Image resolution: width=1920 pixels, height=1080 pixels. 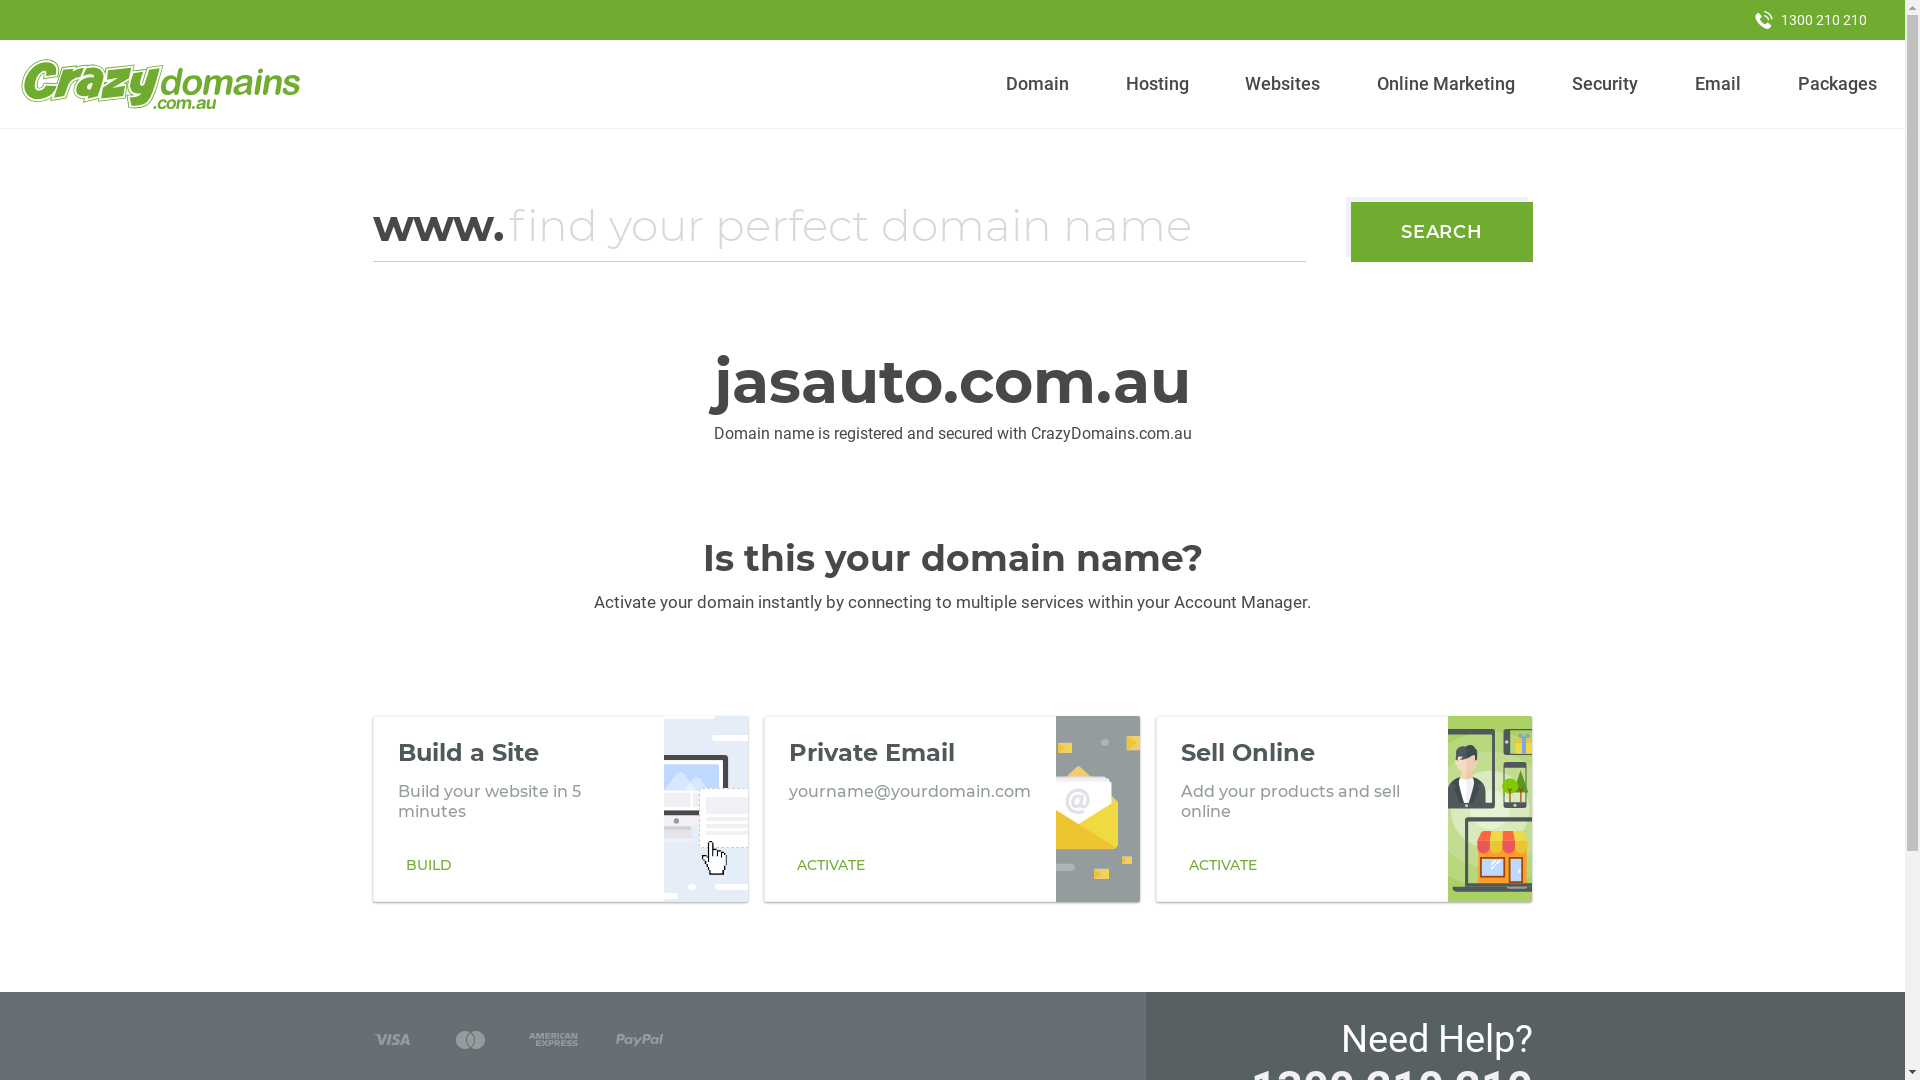 What do you see at coordinates (1282, 83) in the screenshot?
I see `'Websites'` at bounding box center [1282, 83].